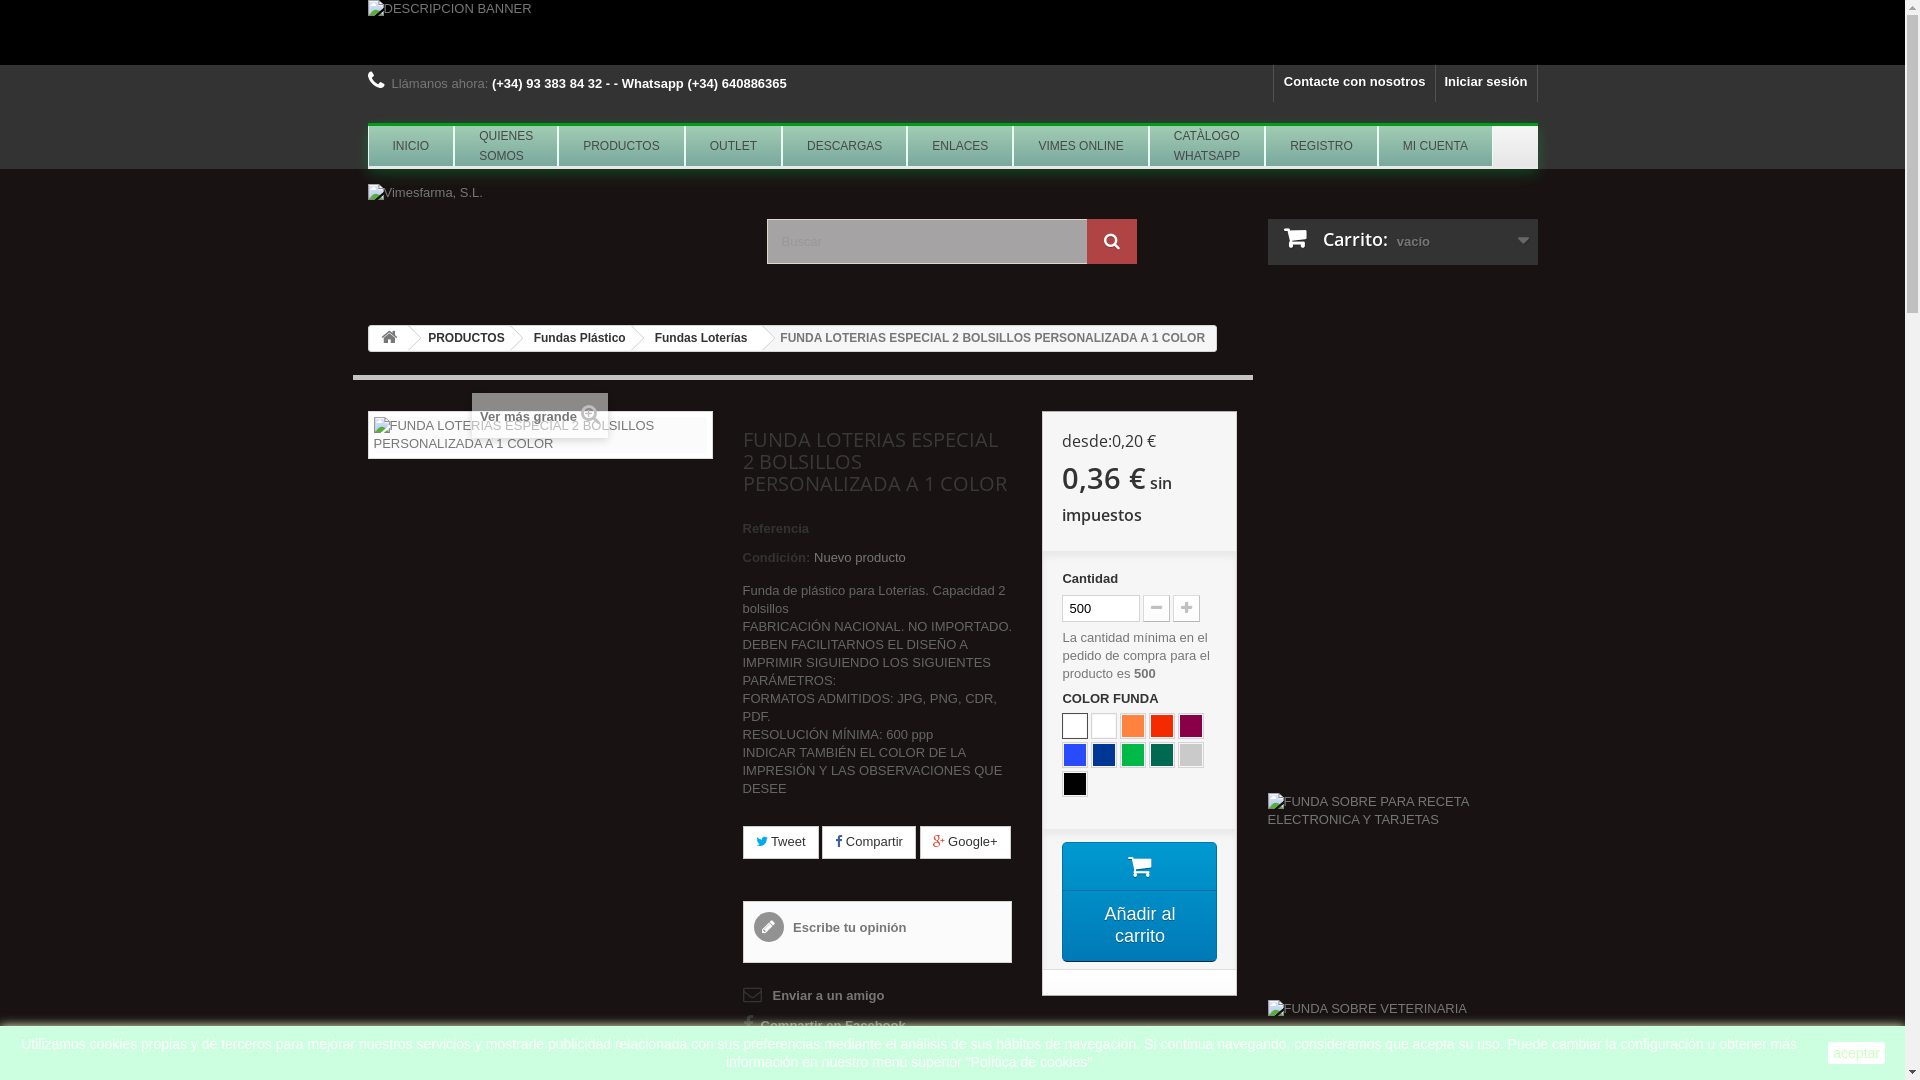 Image resolution: width=1920 pixels, height=1080 pixels. What do you see at coordinates (1376, 145) in the screenshot?
I see `'MI CUENTA'` at bounding box center [1376, 145].